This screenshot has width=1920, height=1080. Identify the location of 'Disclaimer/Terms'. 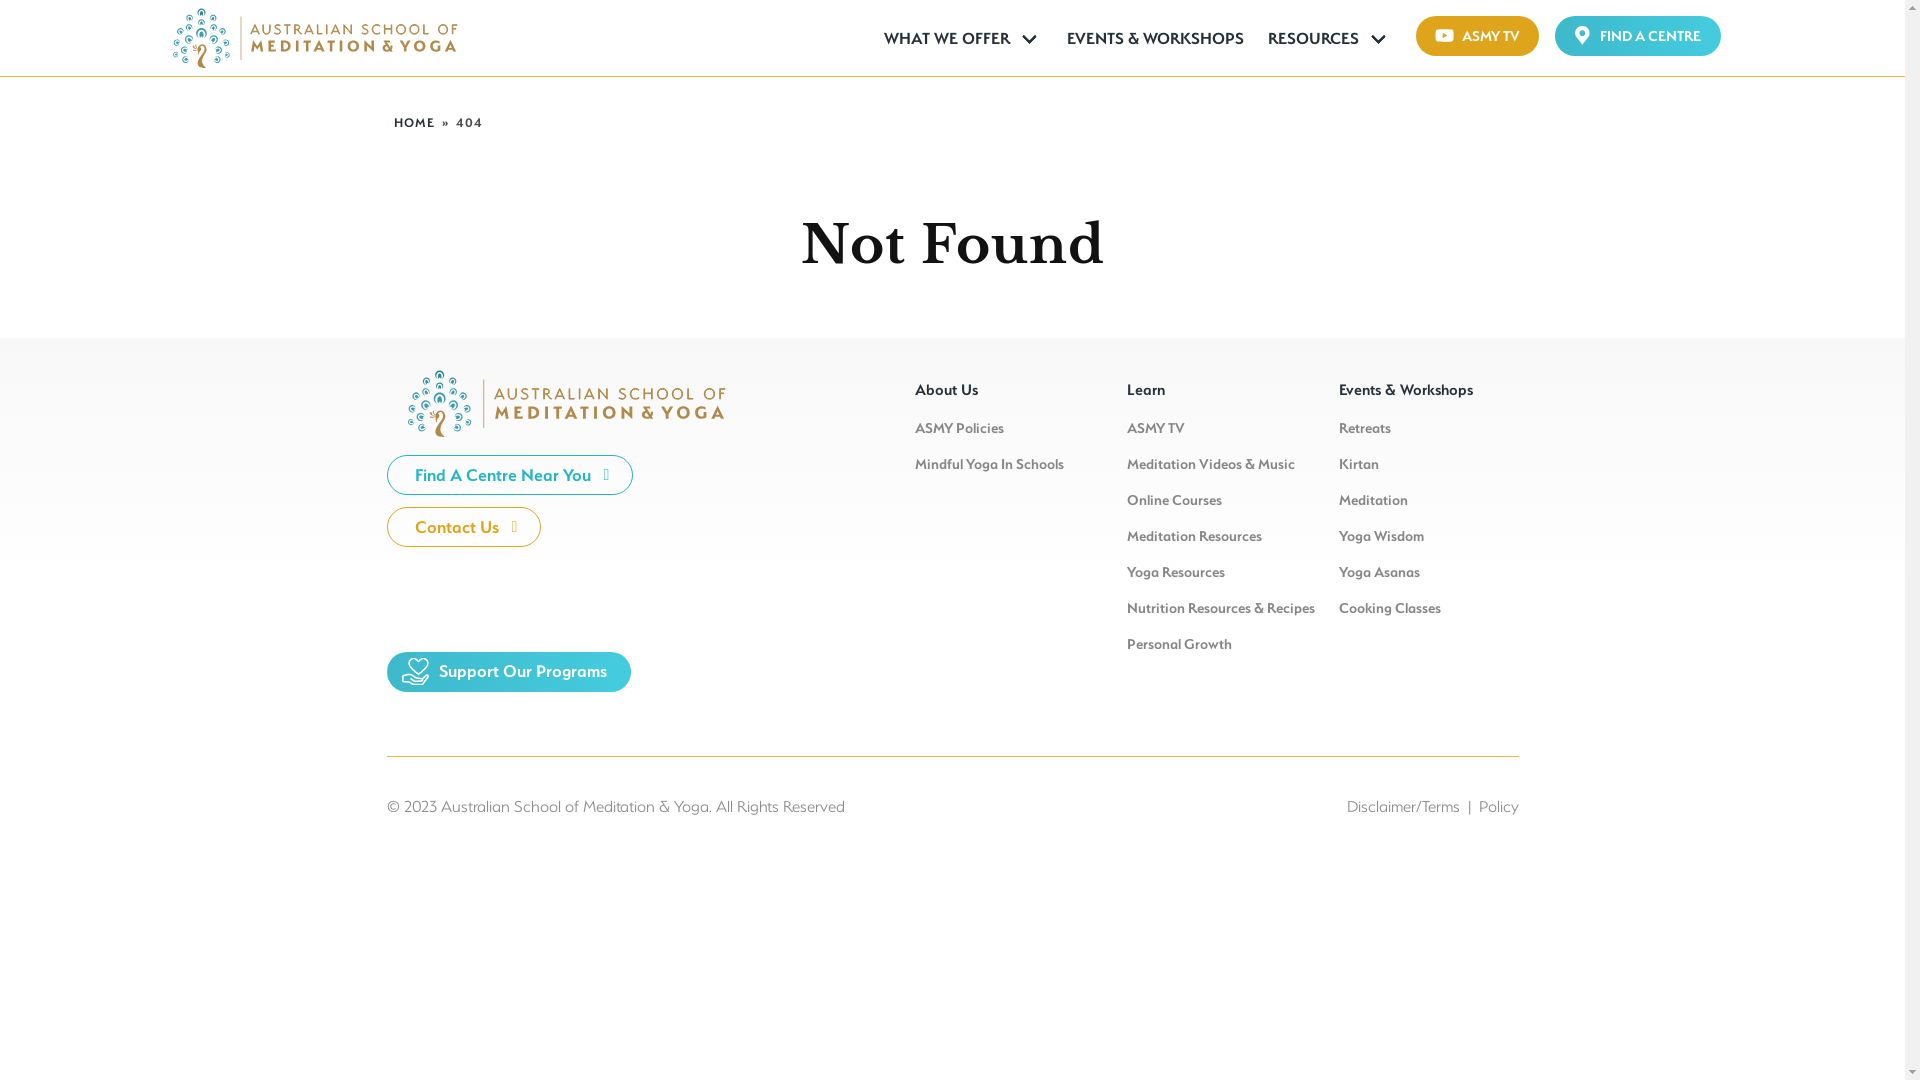
(1401, 804).